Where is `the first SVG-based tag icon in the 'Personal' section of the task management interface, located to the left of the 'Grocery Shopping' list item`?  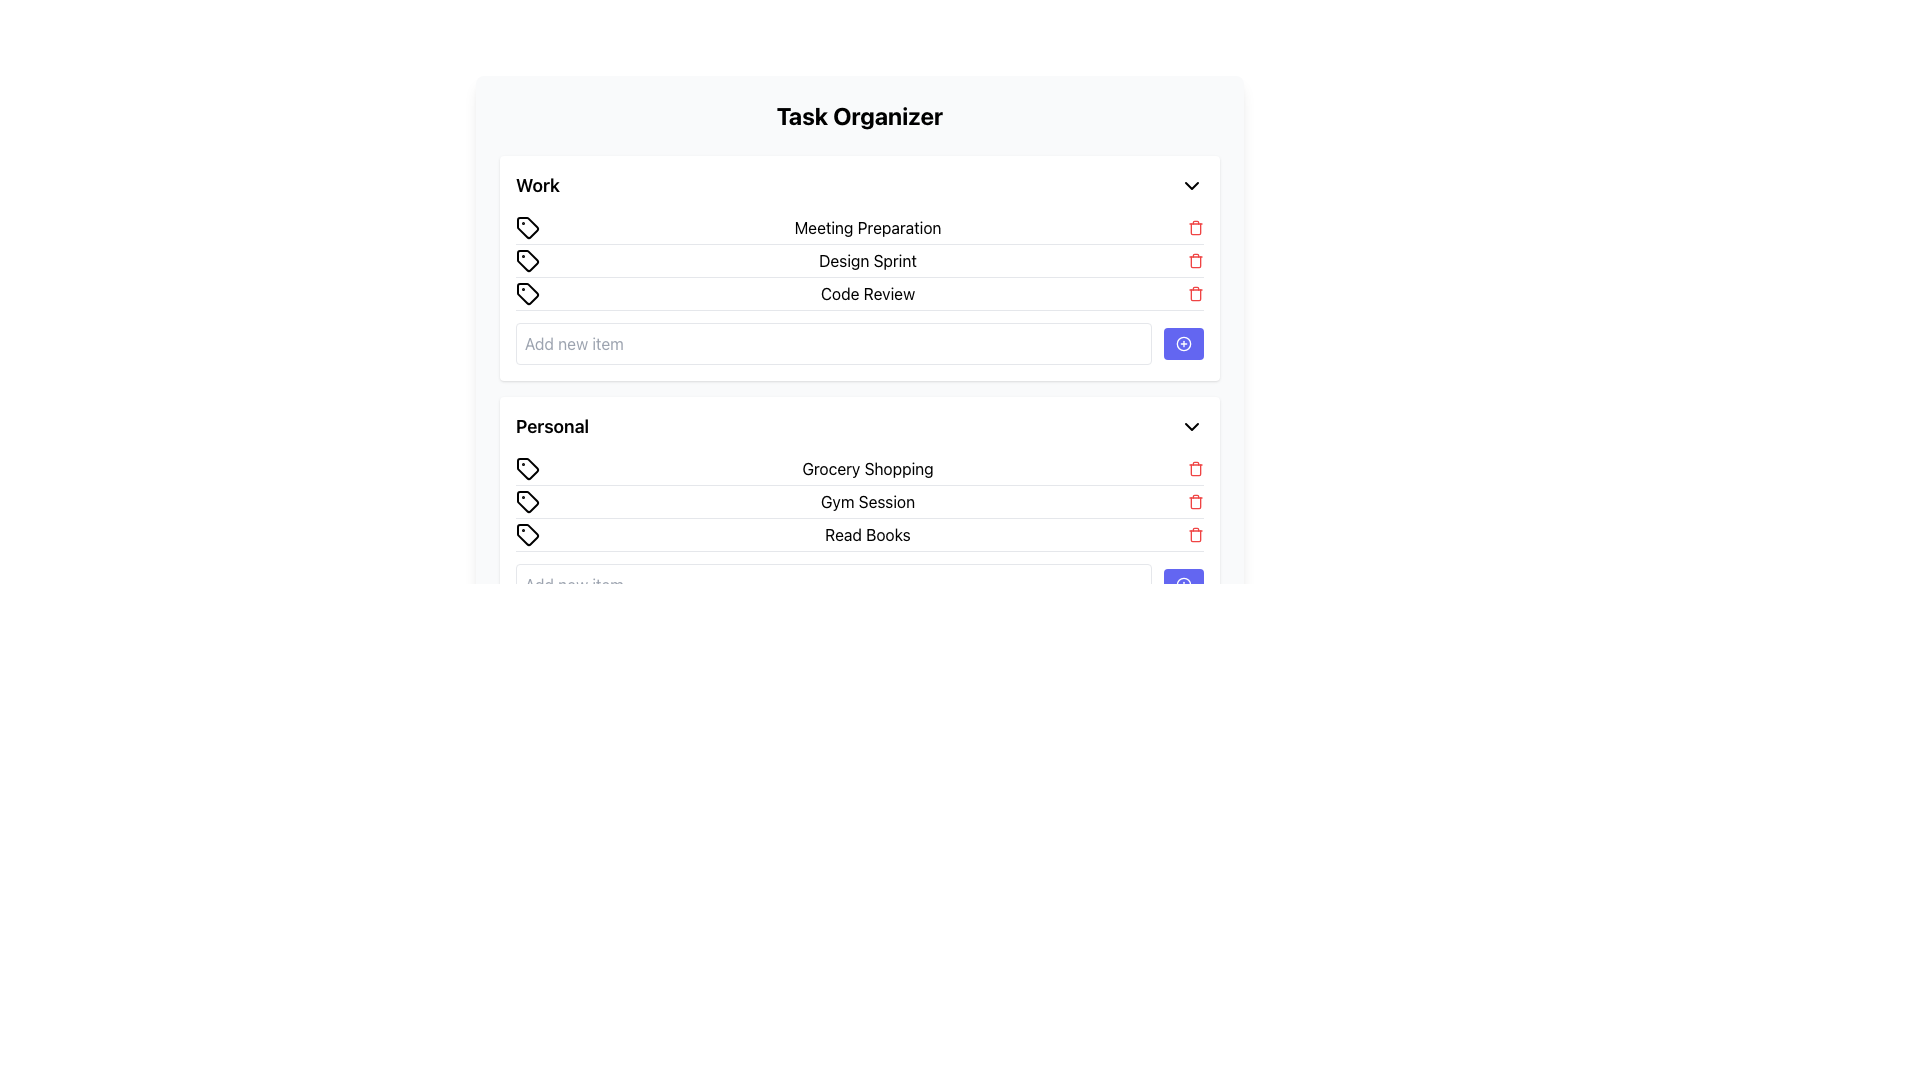 the first SVG-based tag icon in the 'Personal' section of the task management interface, located to the left of the 'Grocery Shopping' list item is located at coordinates (528, 469).